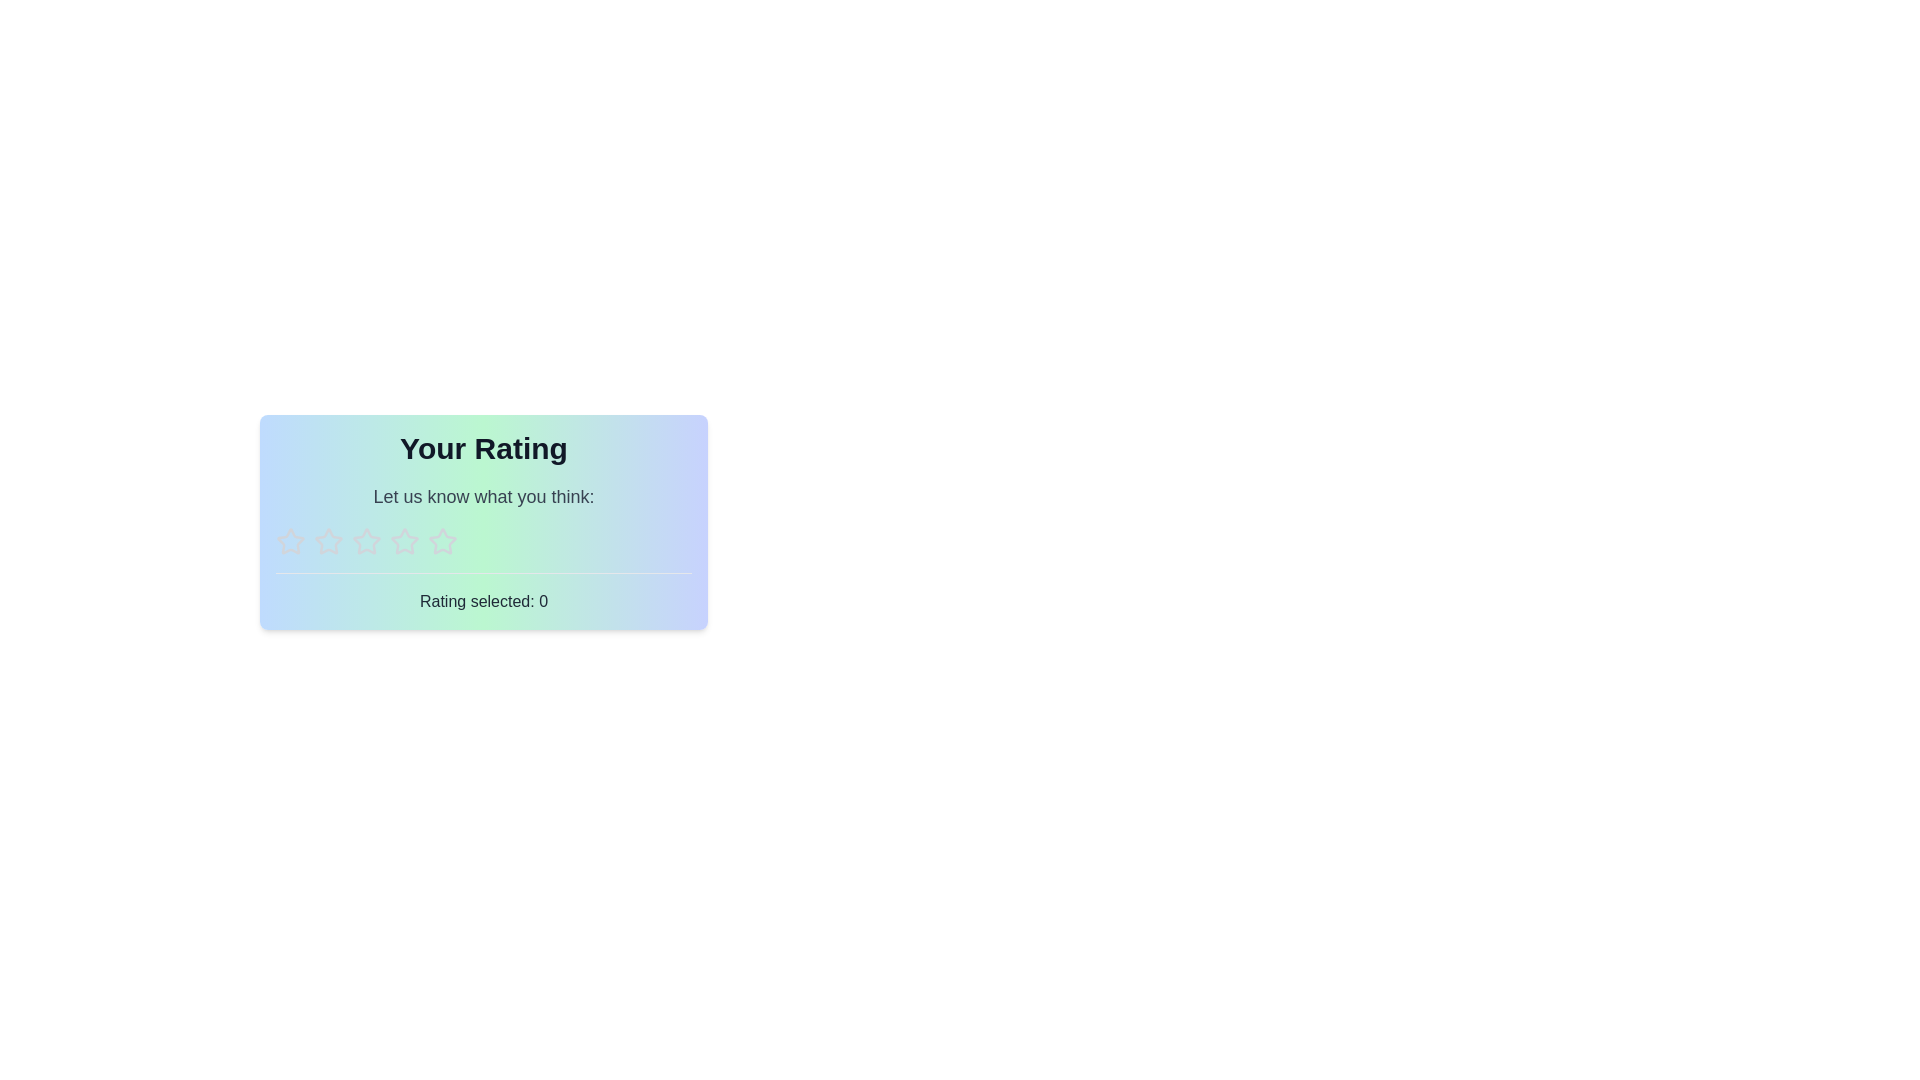 This screenshot has width=1920, height=1080. What do you see at coordinates (484, 600) in the screenshot?
I see `text displayed in the Text Display element that shows 'Rating selected: 0', which is centrally aligned at the bottom of the card-like structure` at bounding box center [484, 600].